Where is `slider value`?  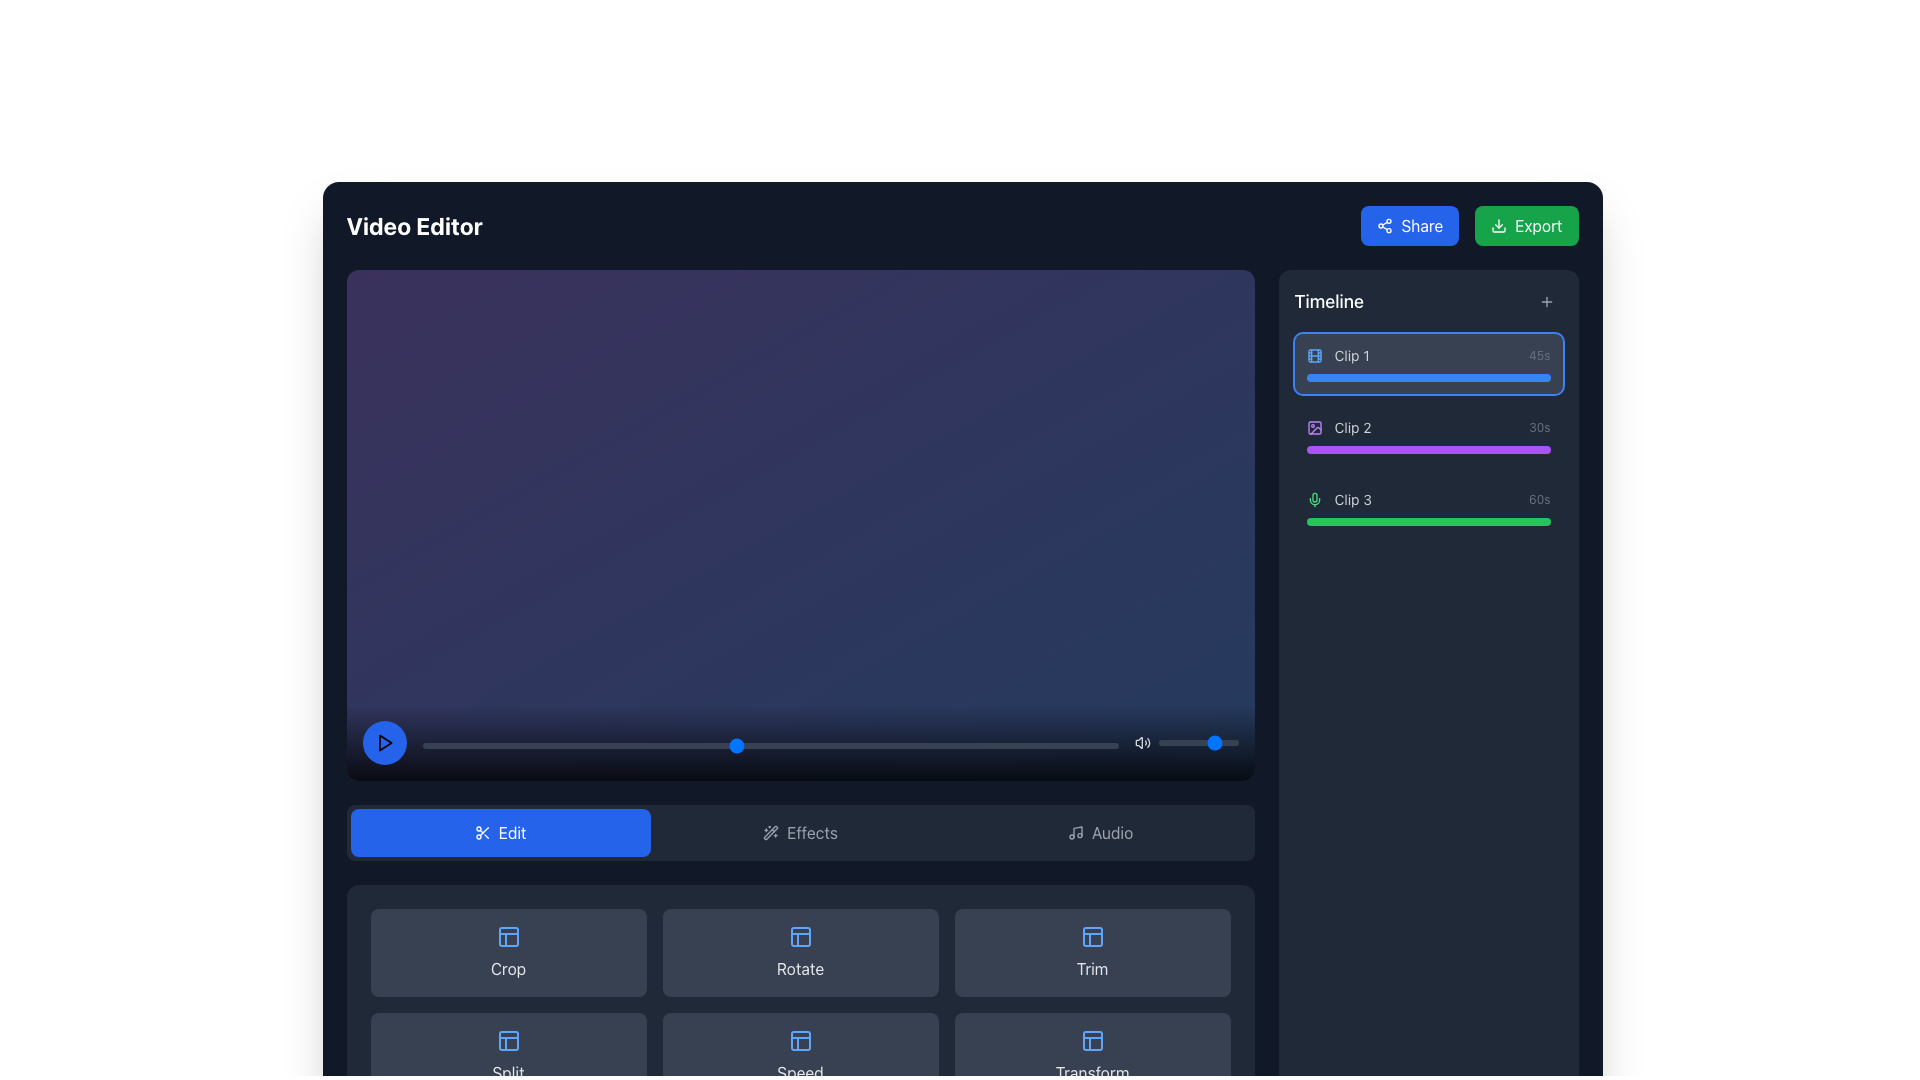
slider value is located at coordinates (602, 744).